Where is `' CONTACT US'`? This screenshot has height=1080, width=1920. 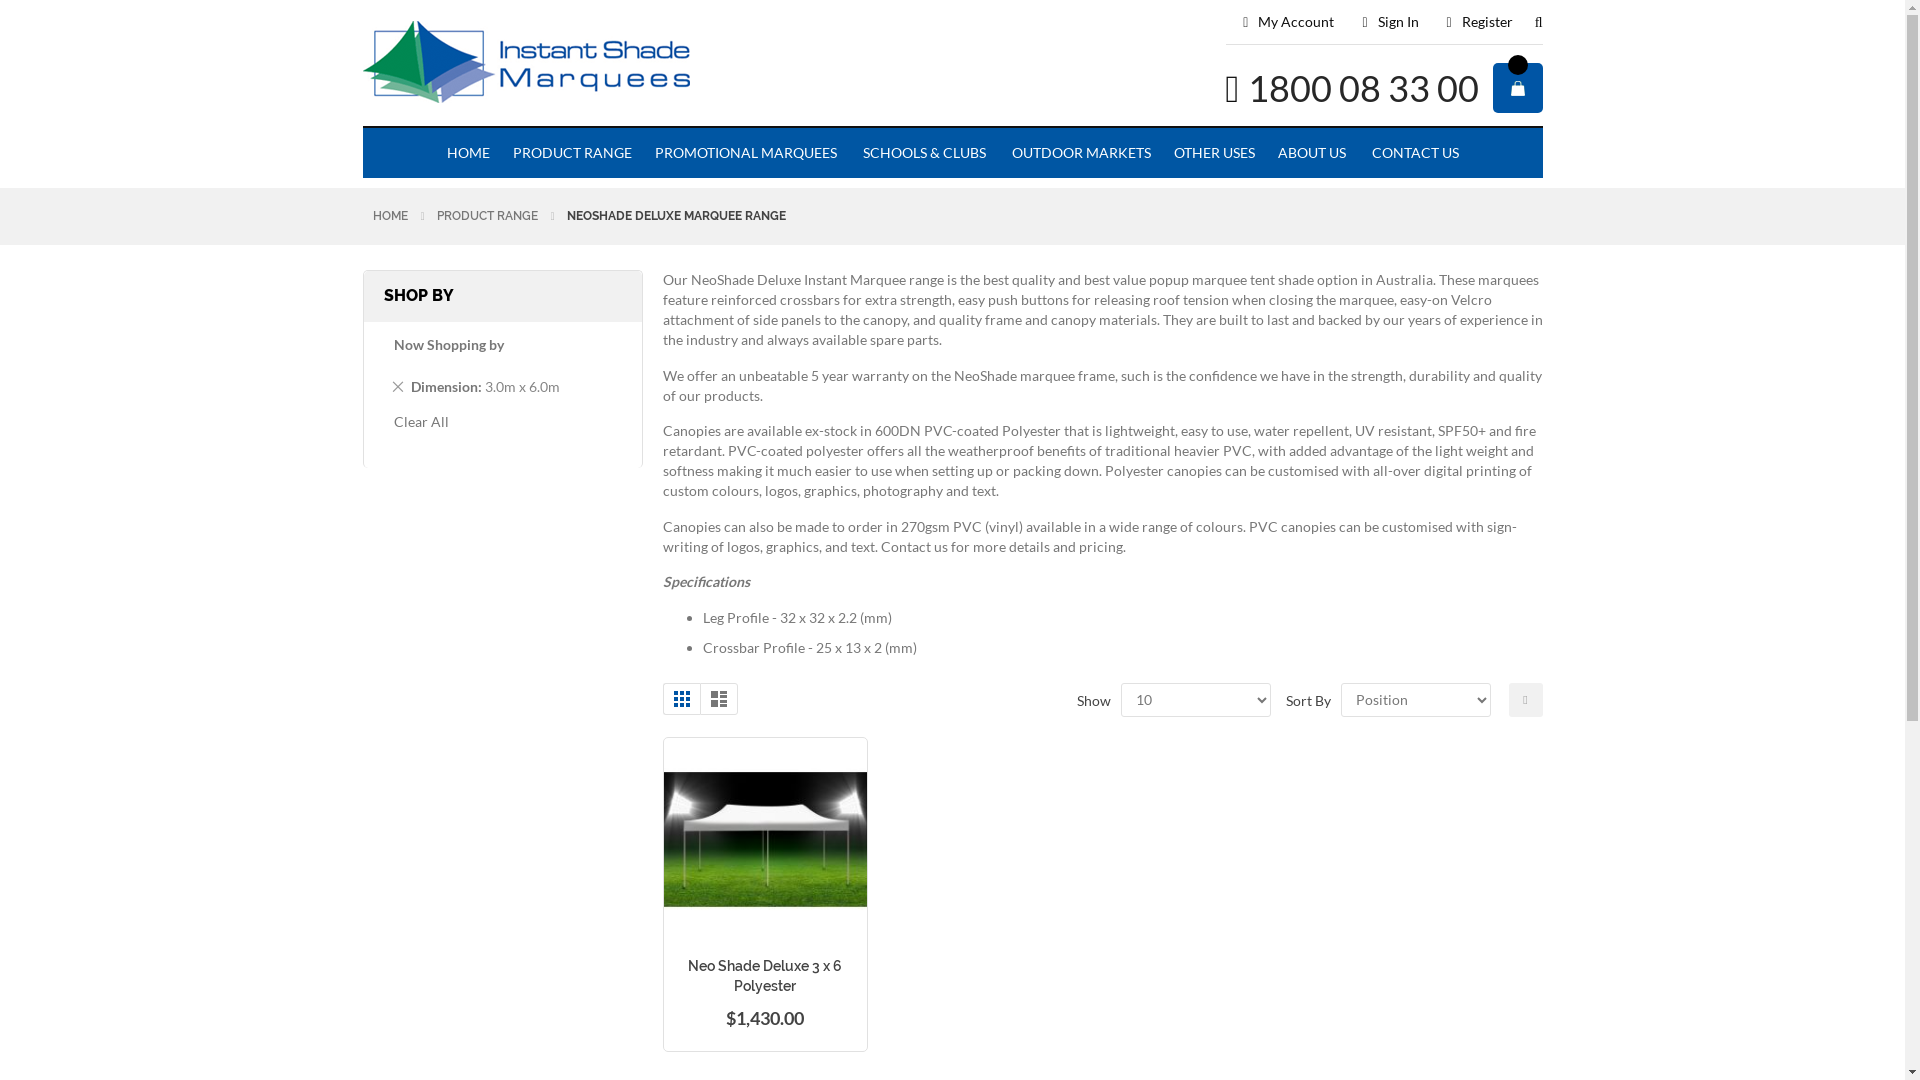 ' CONTACT US' is located at coordinates (1411, 152).